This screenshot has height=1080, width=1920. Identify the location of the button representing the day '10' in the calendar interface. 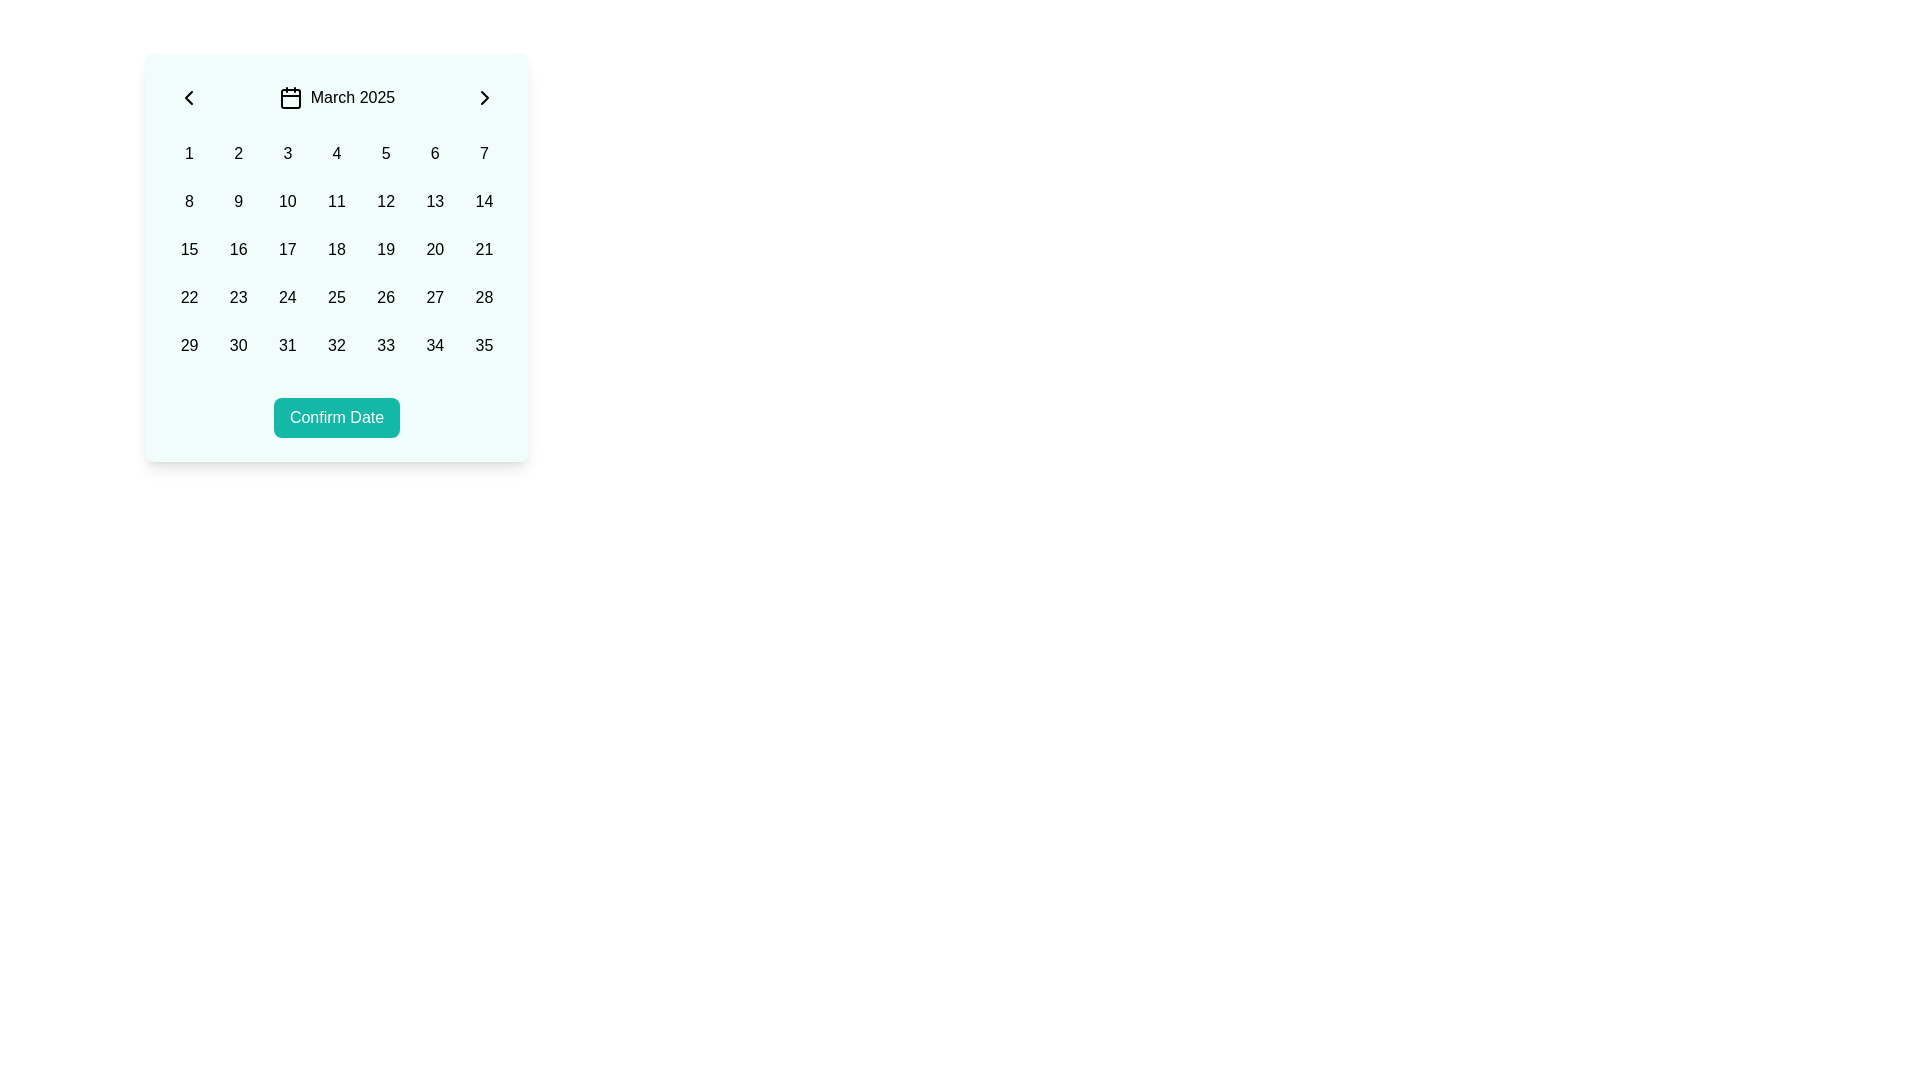
(286, 201).